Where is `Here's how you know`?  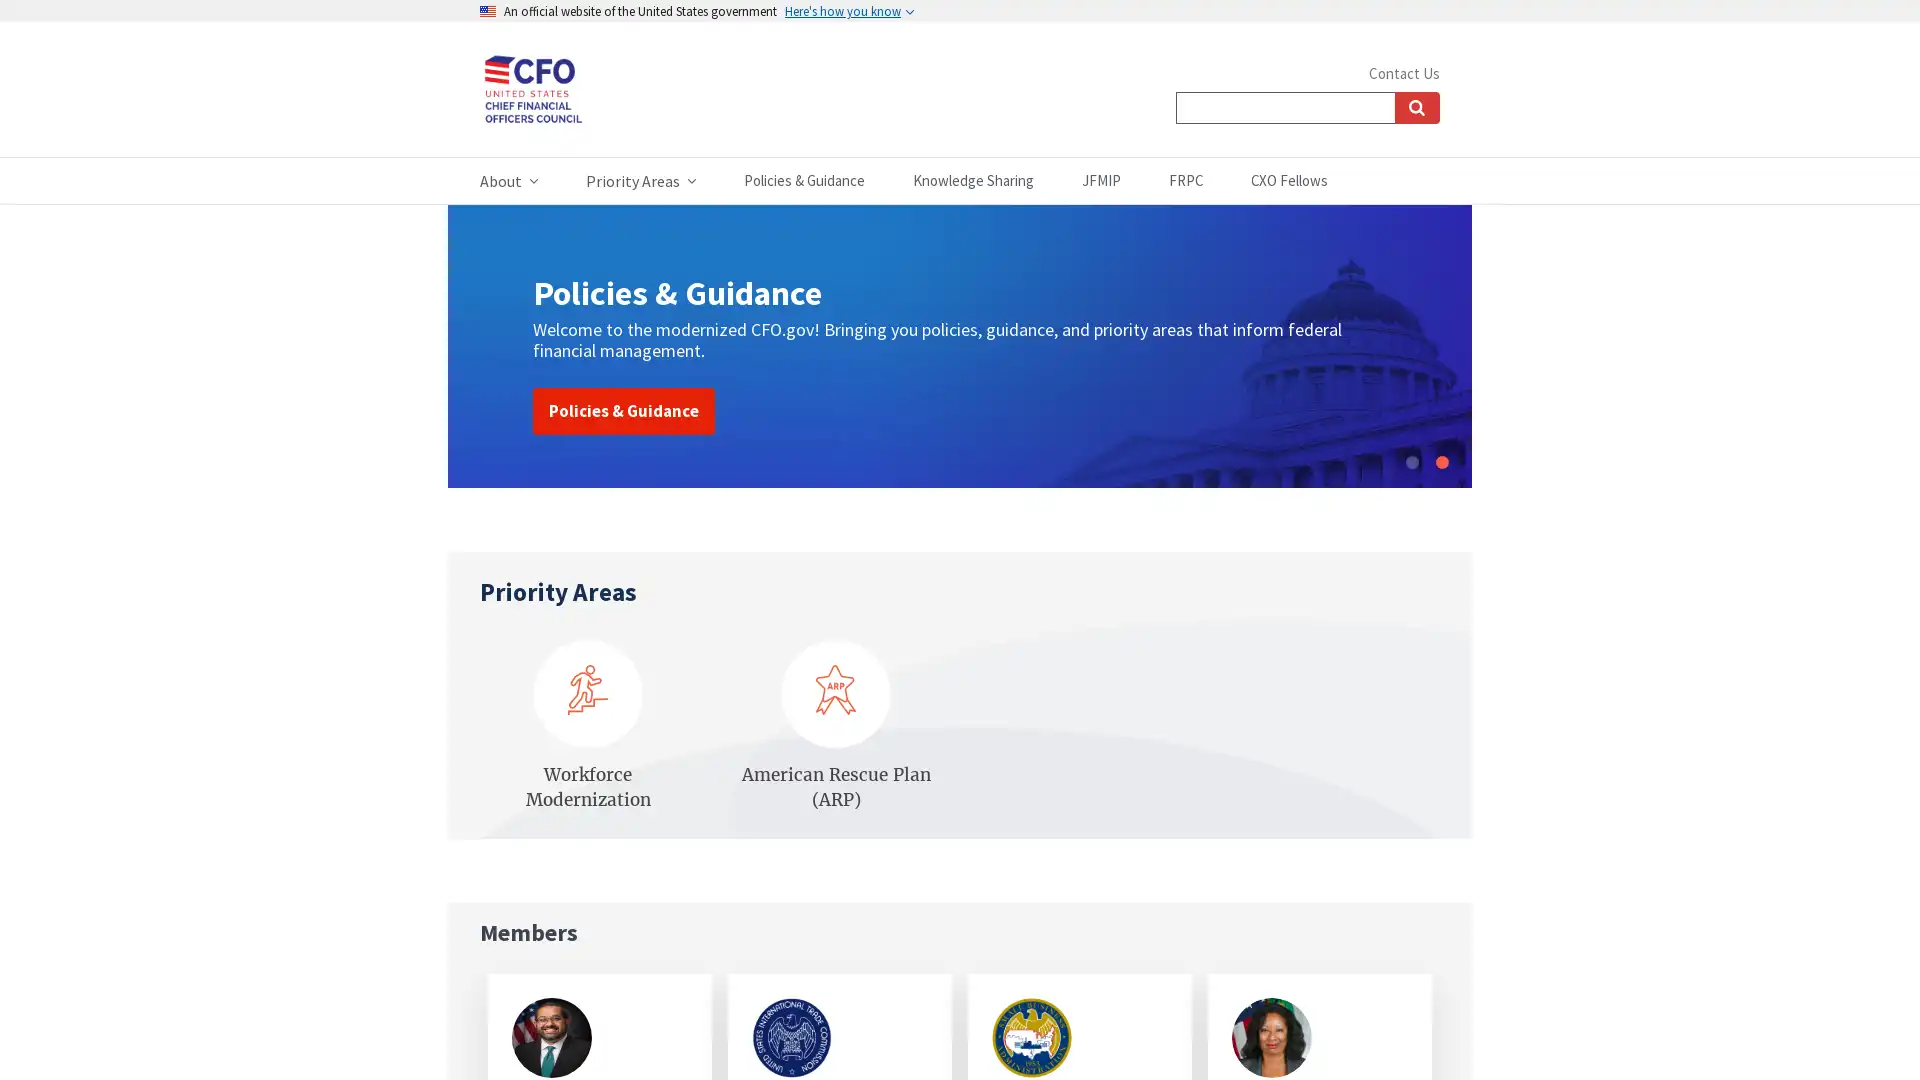 Here's how you know is located at coordinates (849, 11).